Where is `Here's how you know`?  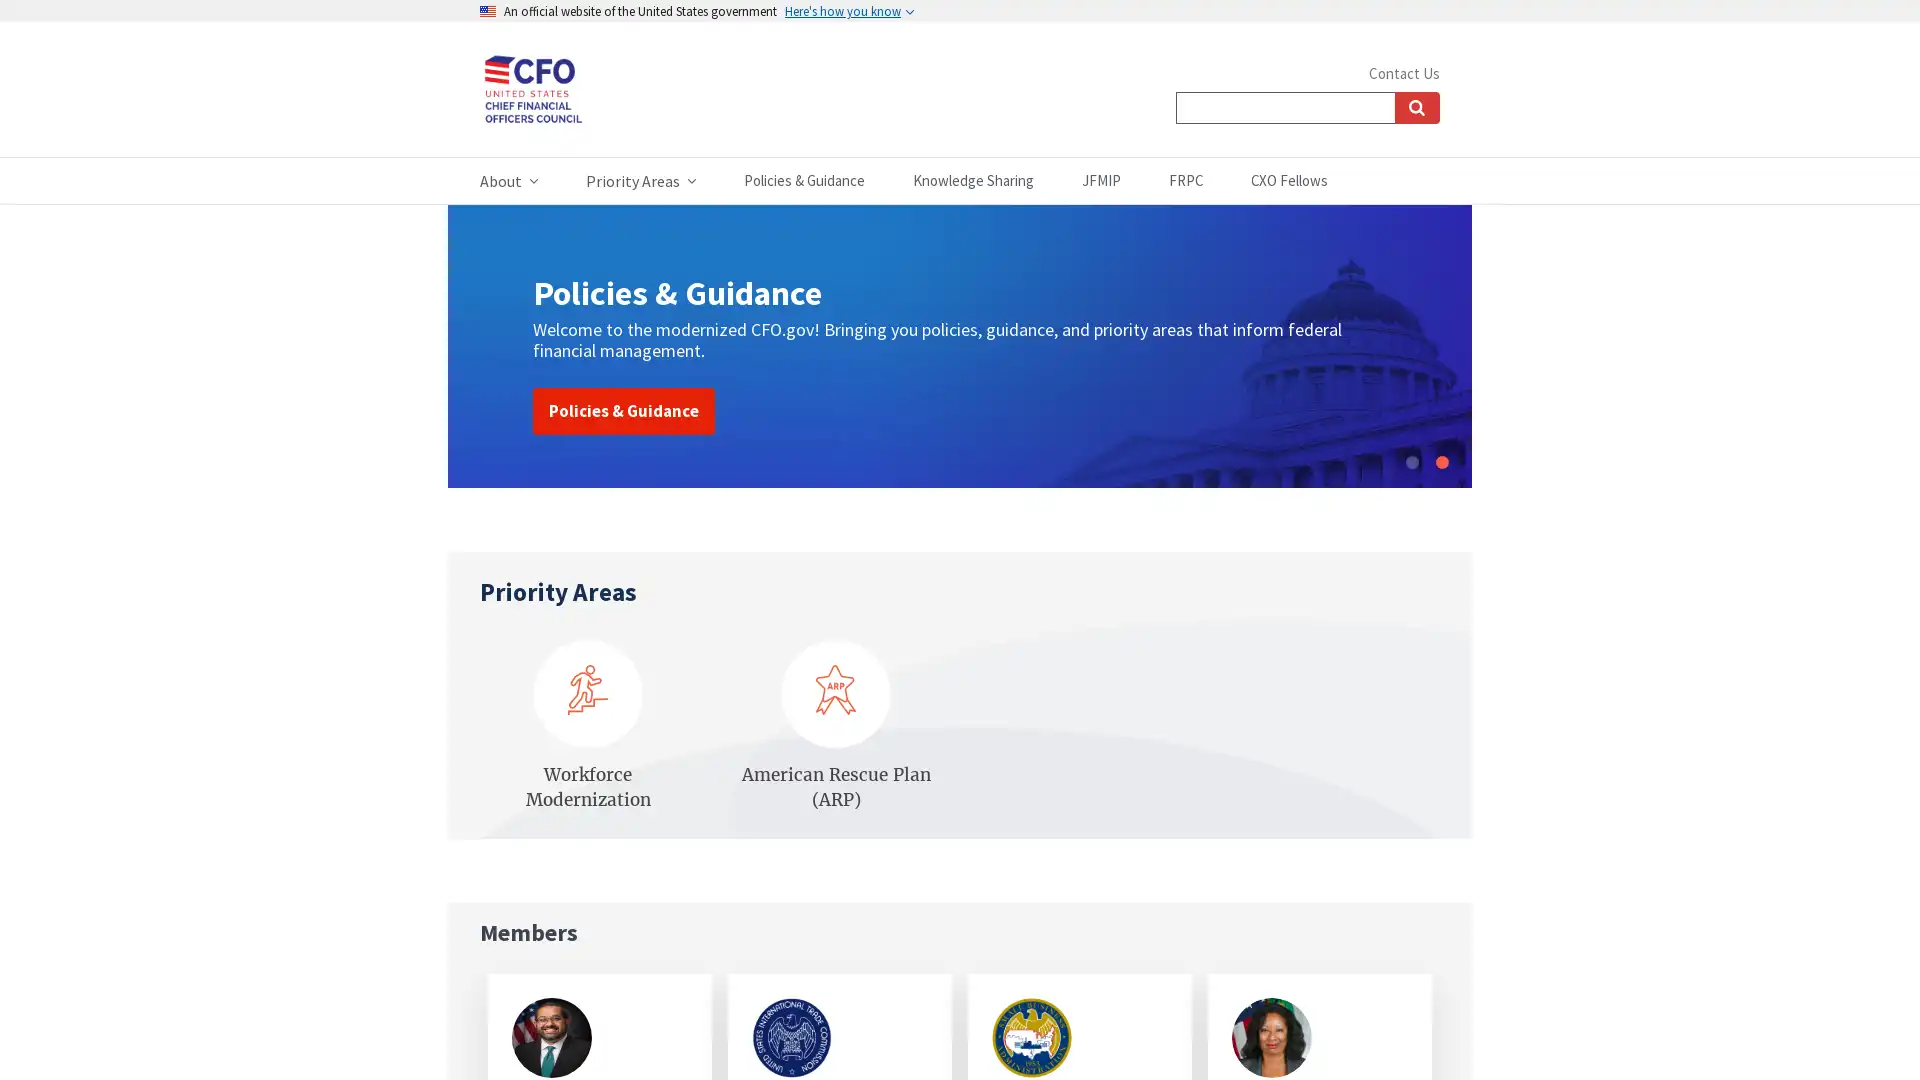 Here's how you know is located at coordinates (849, 11).